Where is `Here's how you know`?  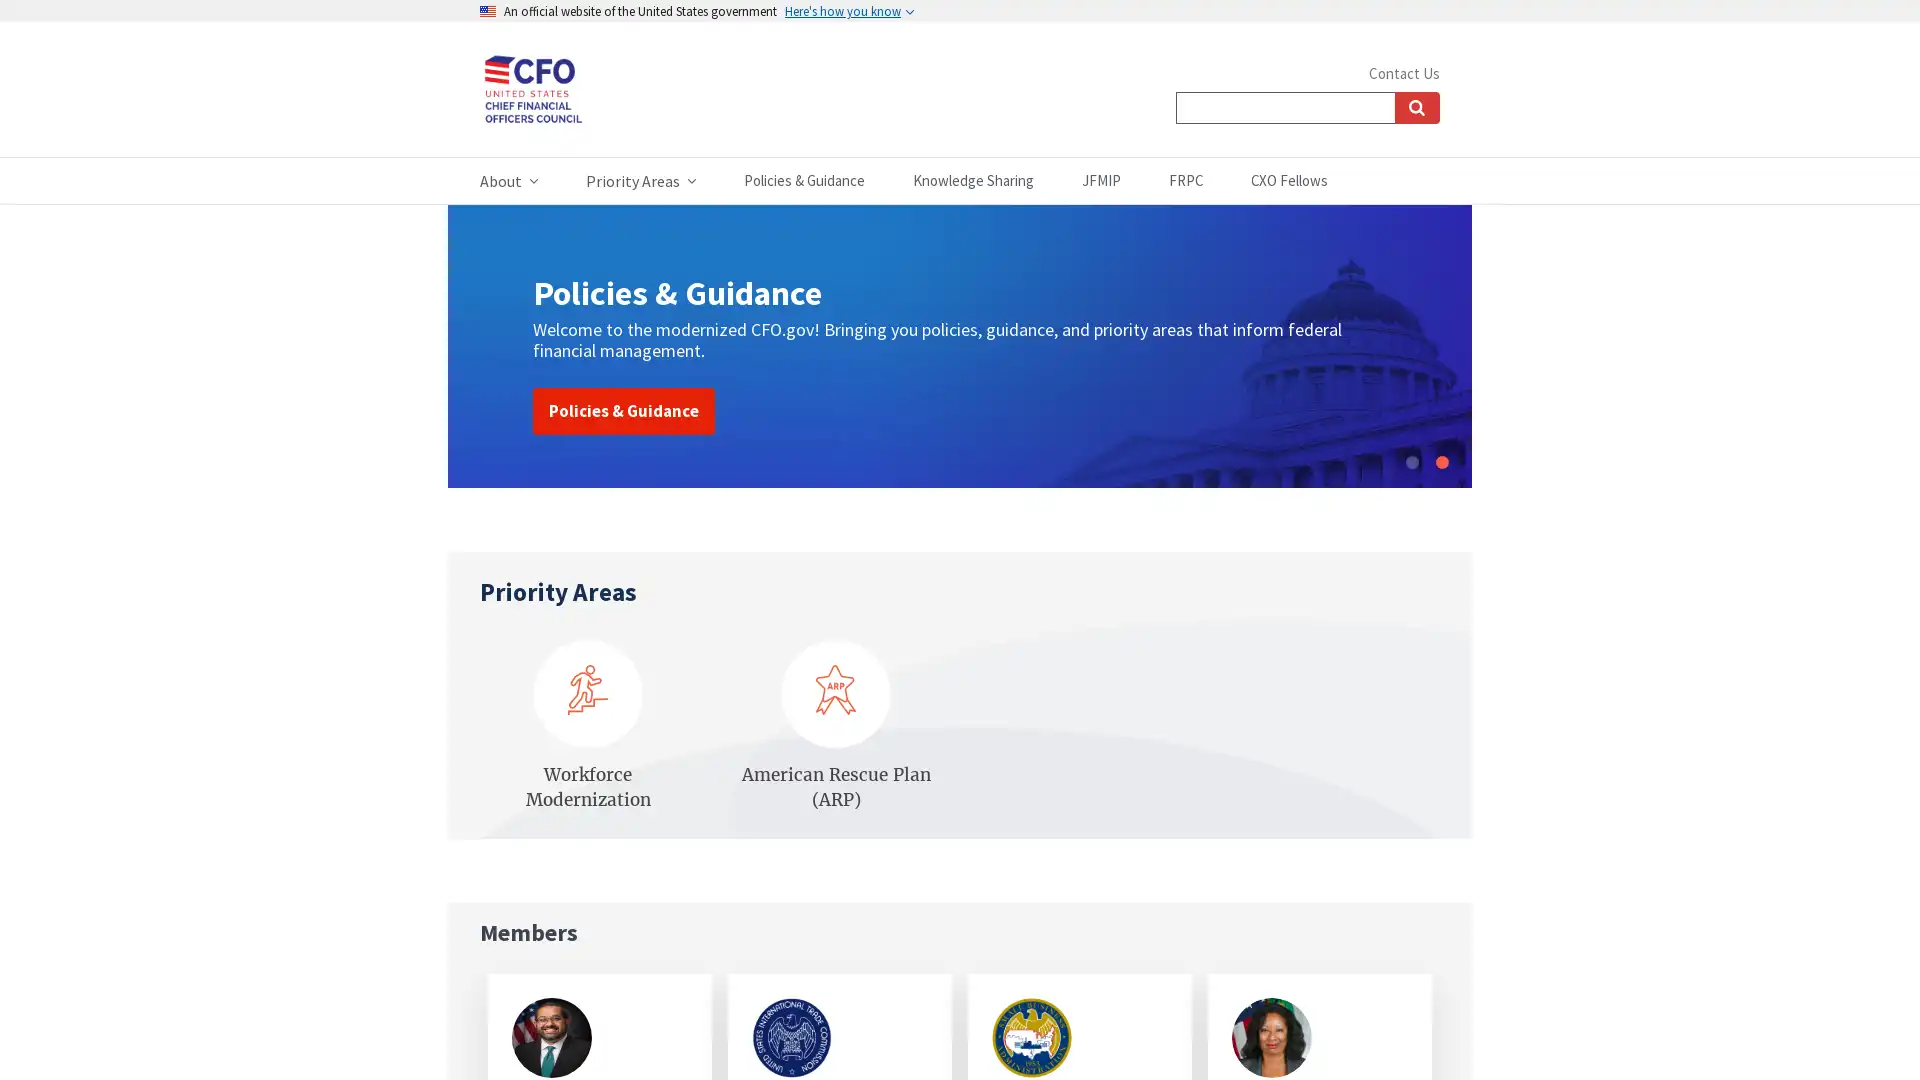 Here's how you know is located at coordinates (849, 11).